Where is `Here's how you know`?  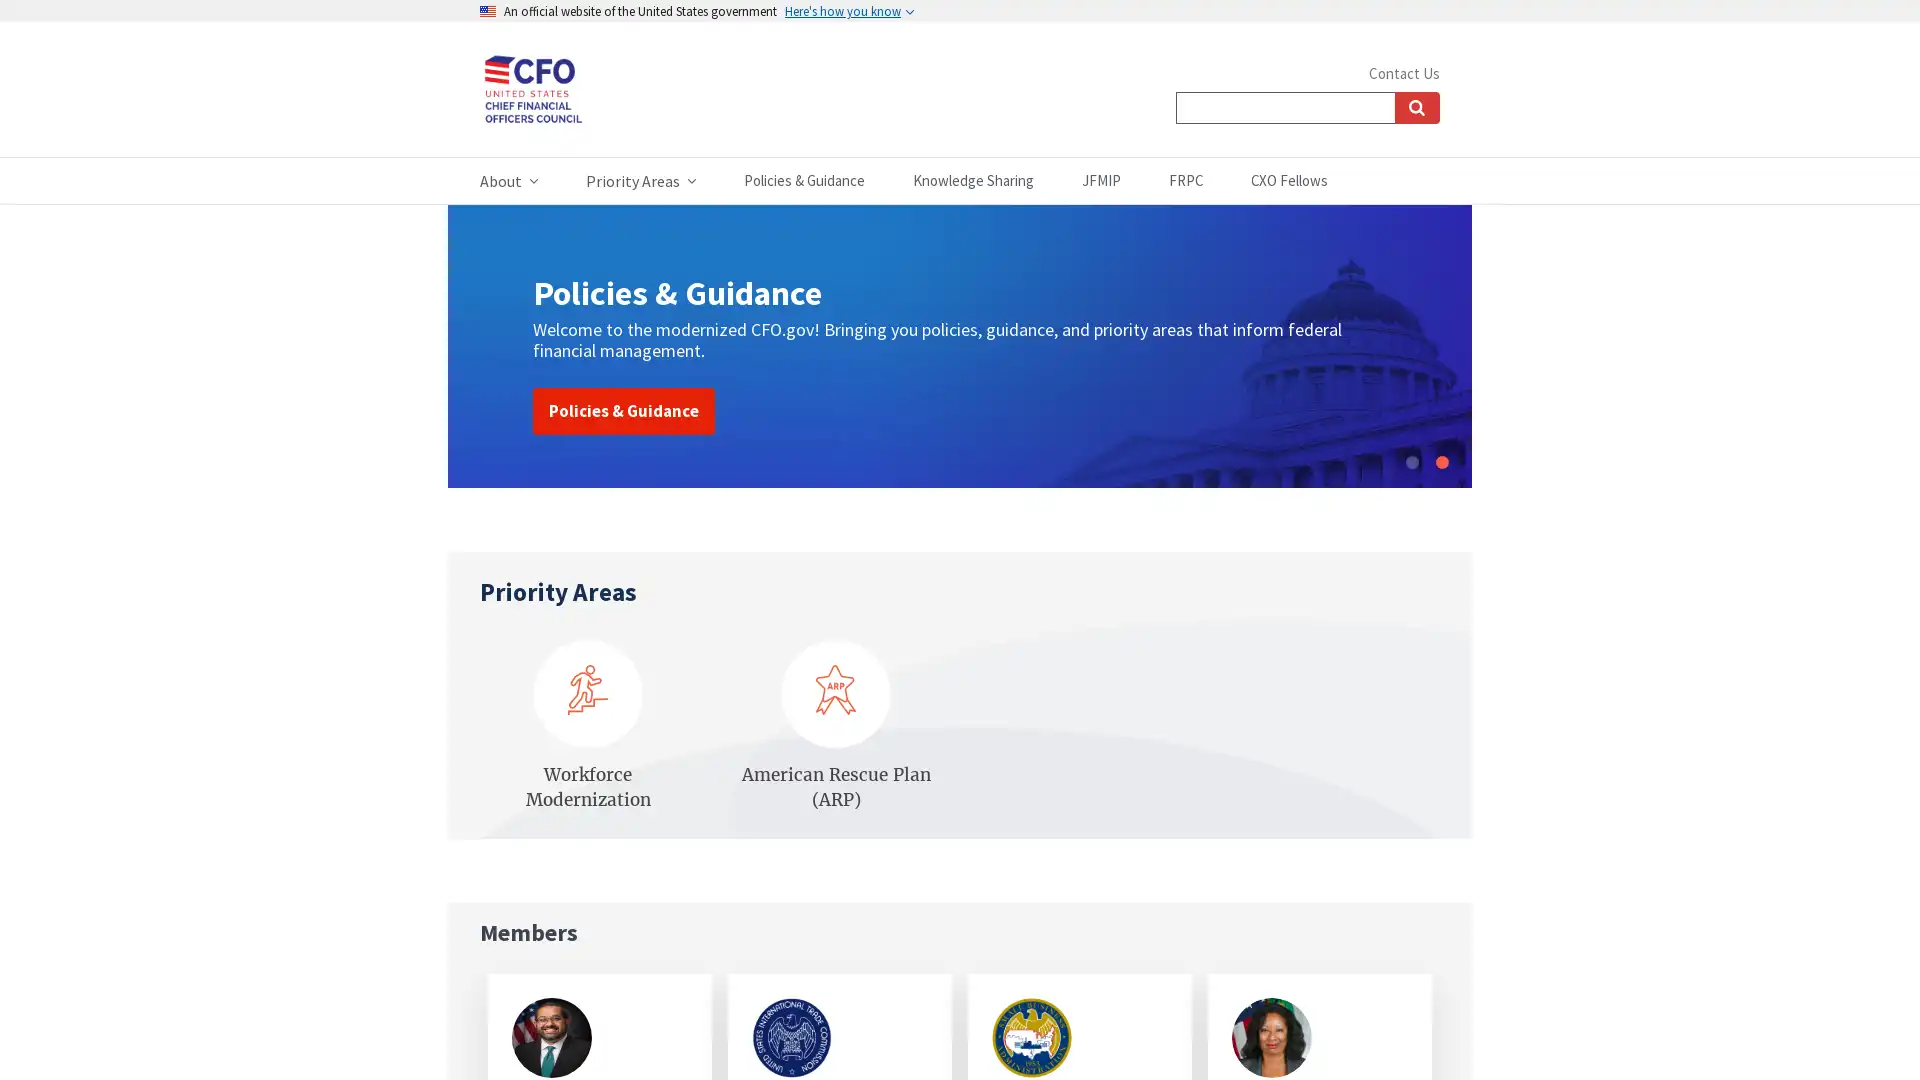 Here's how you know is located at coordinates (849, 11).